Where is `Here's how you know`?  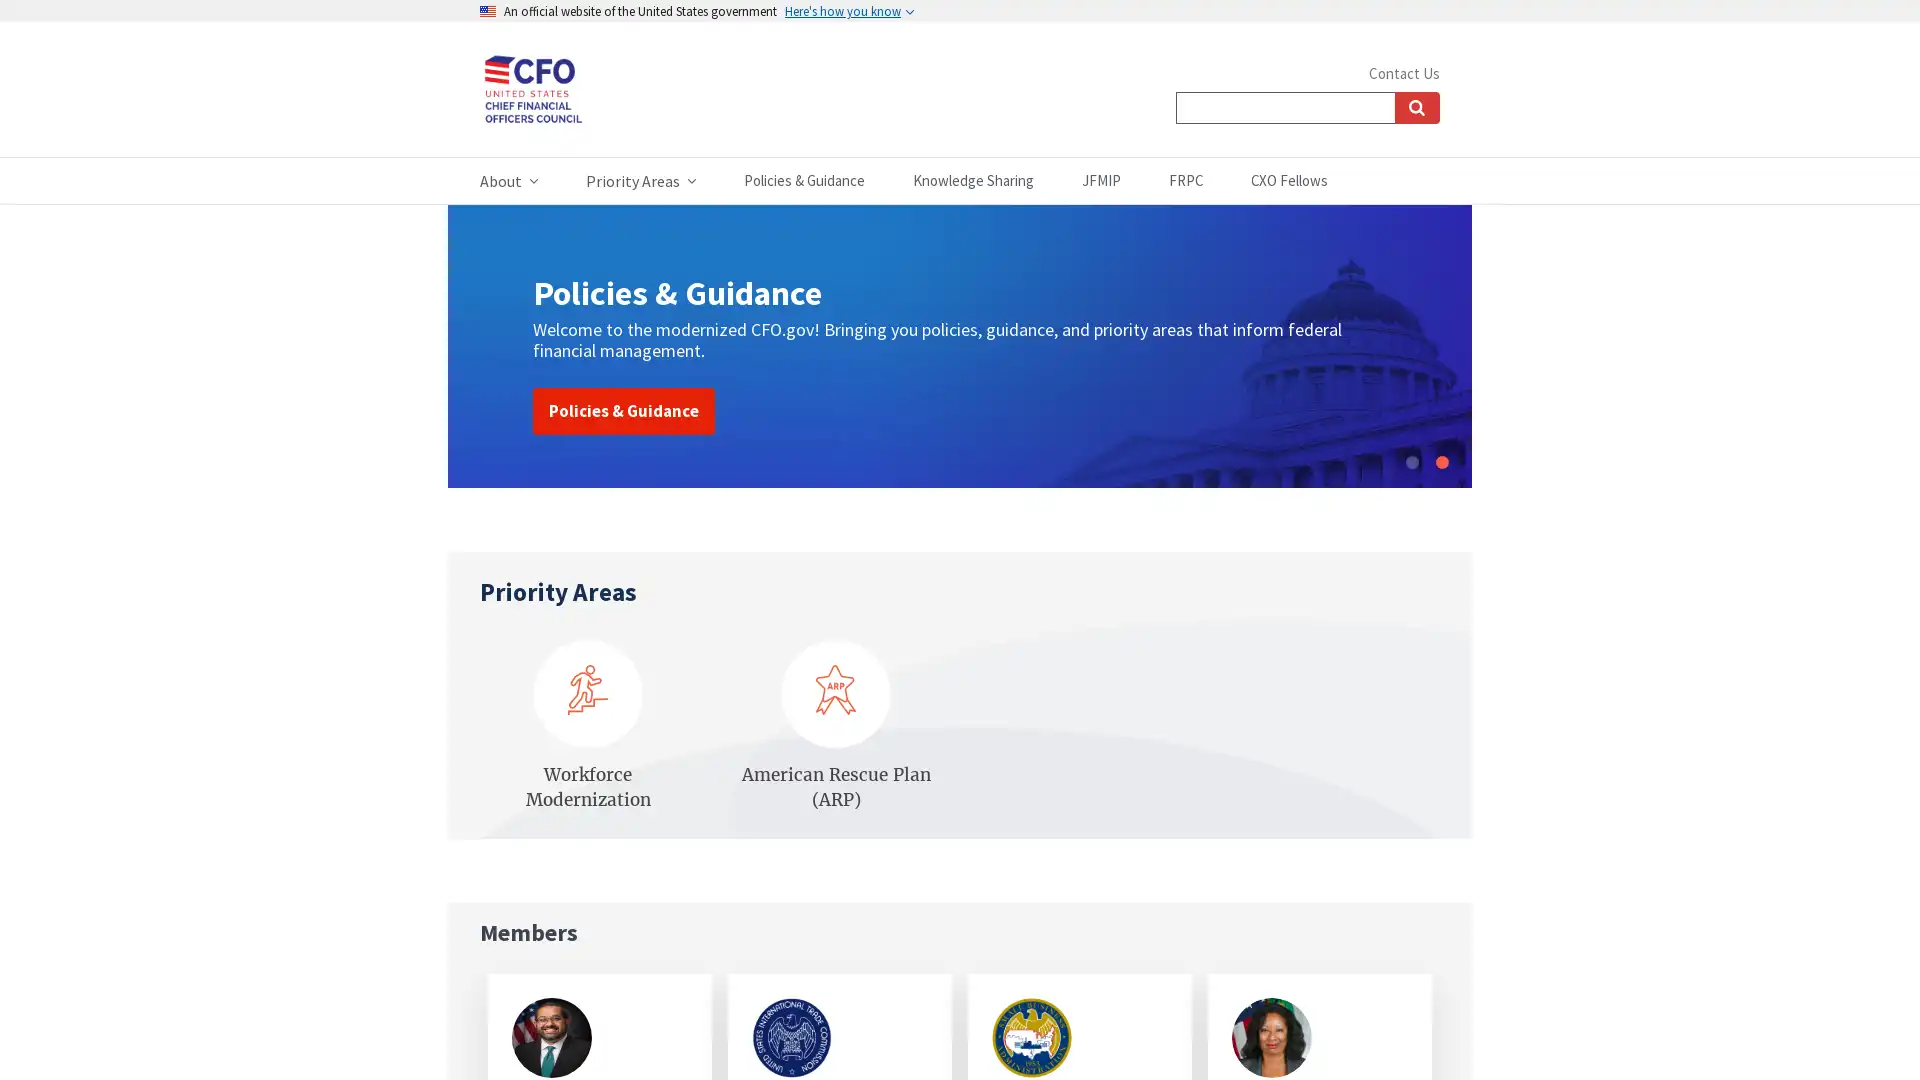 Here's how you know is located at coordinates (849, 11).